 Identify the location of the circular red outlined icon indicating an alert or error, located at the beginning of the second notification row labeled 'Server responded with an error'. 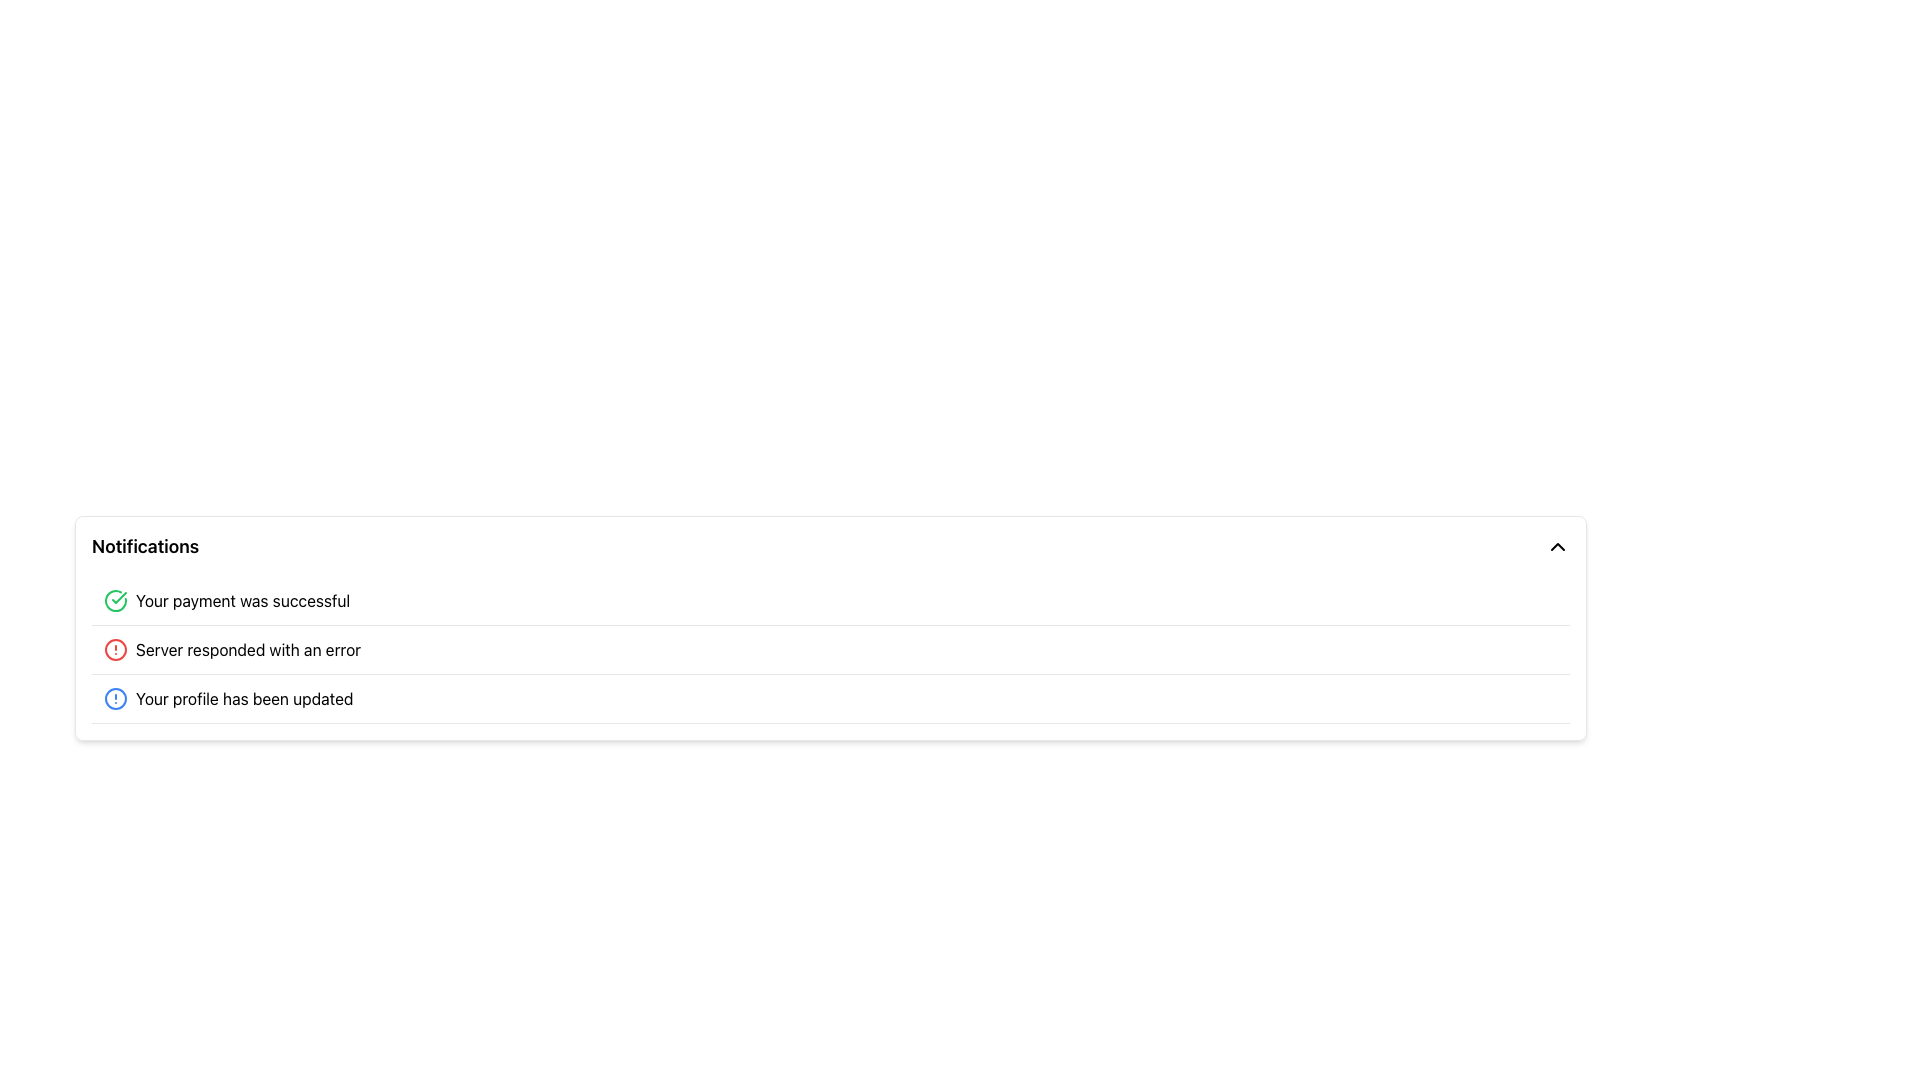
(114, 650).